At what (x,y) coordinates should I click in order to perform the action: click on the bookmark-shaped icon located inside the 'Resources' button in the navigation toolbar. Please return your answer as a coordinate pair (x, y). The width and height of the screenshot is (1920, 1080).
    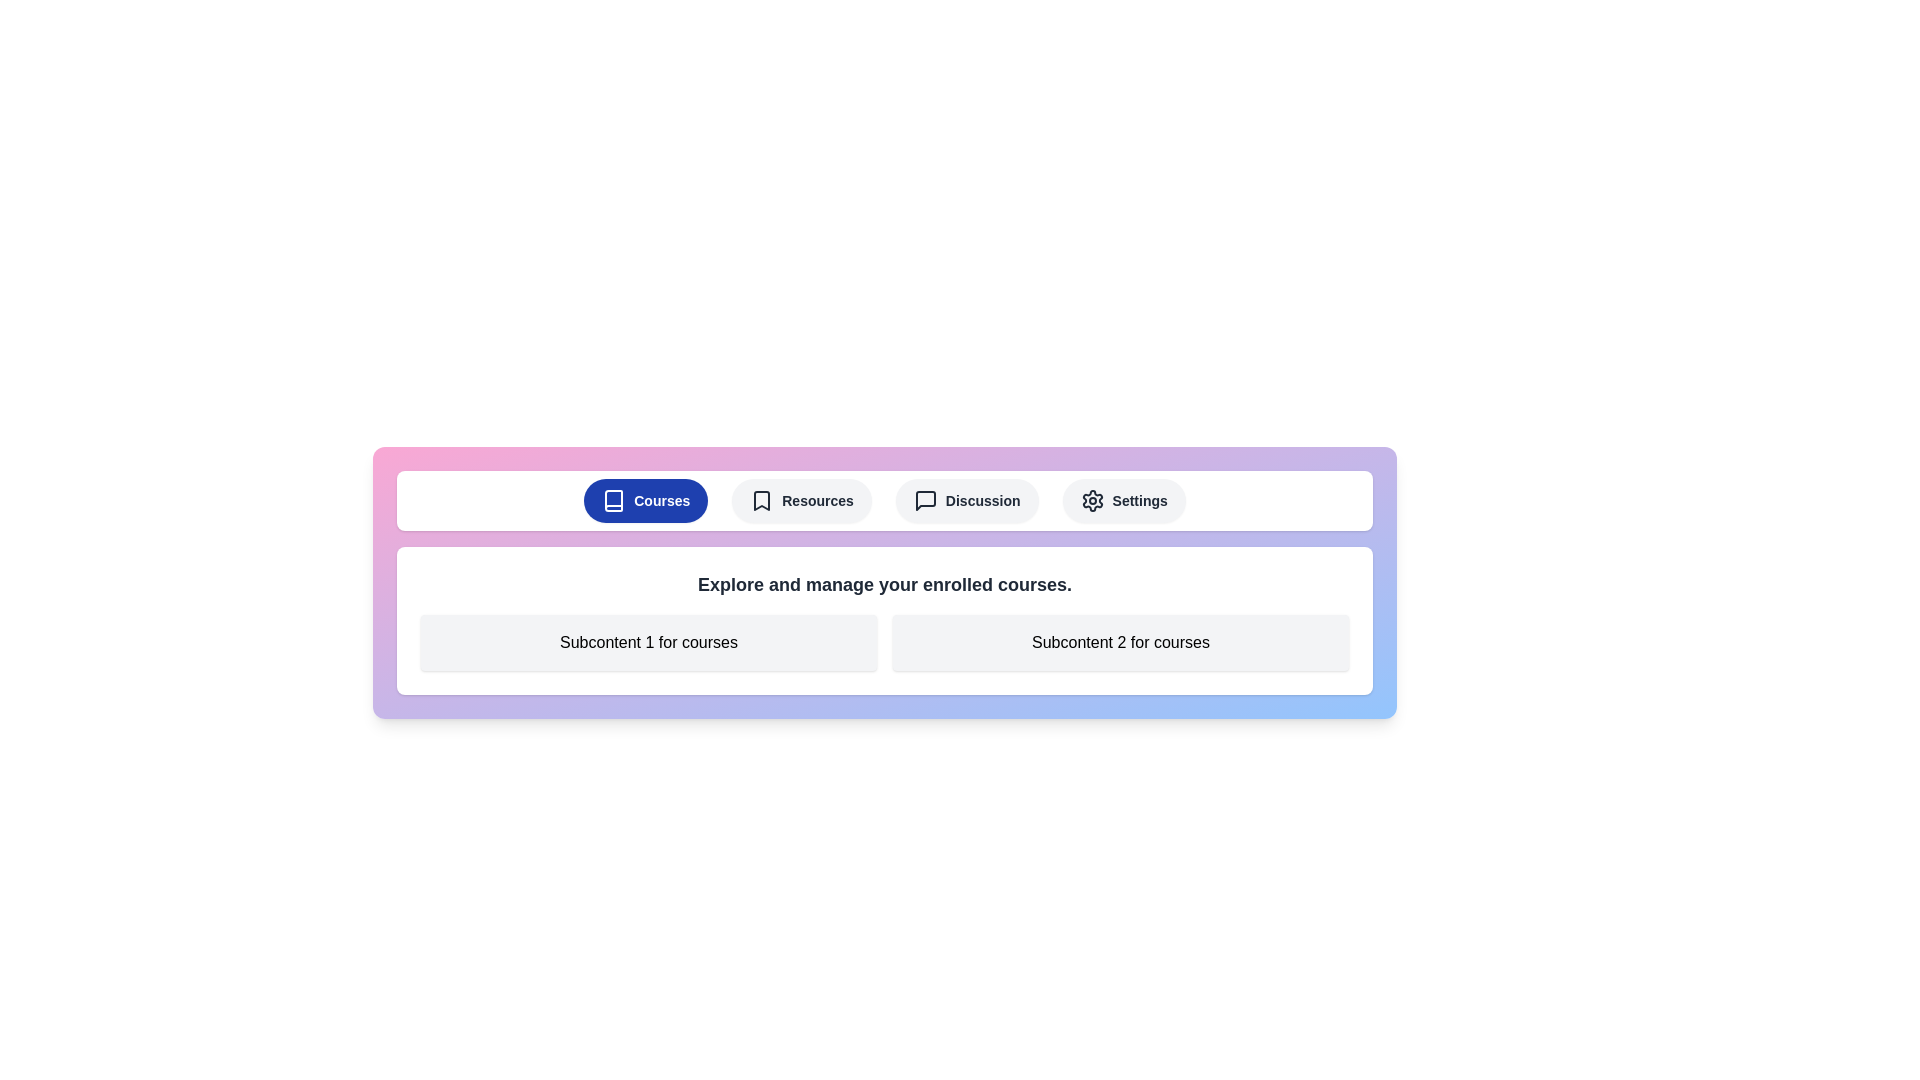
    Looking at the image, I should click on (761, 500).